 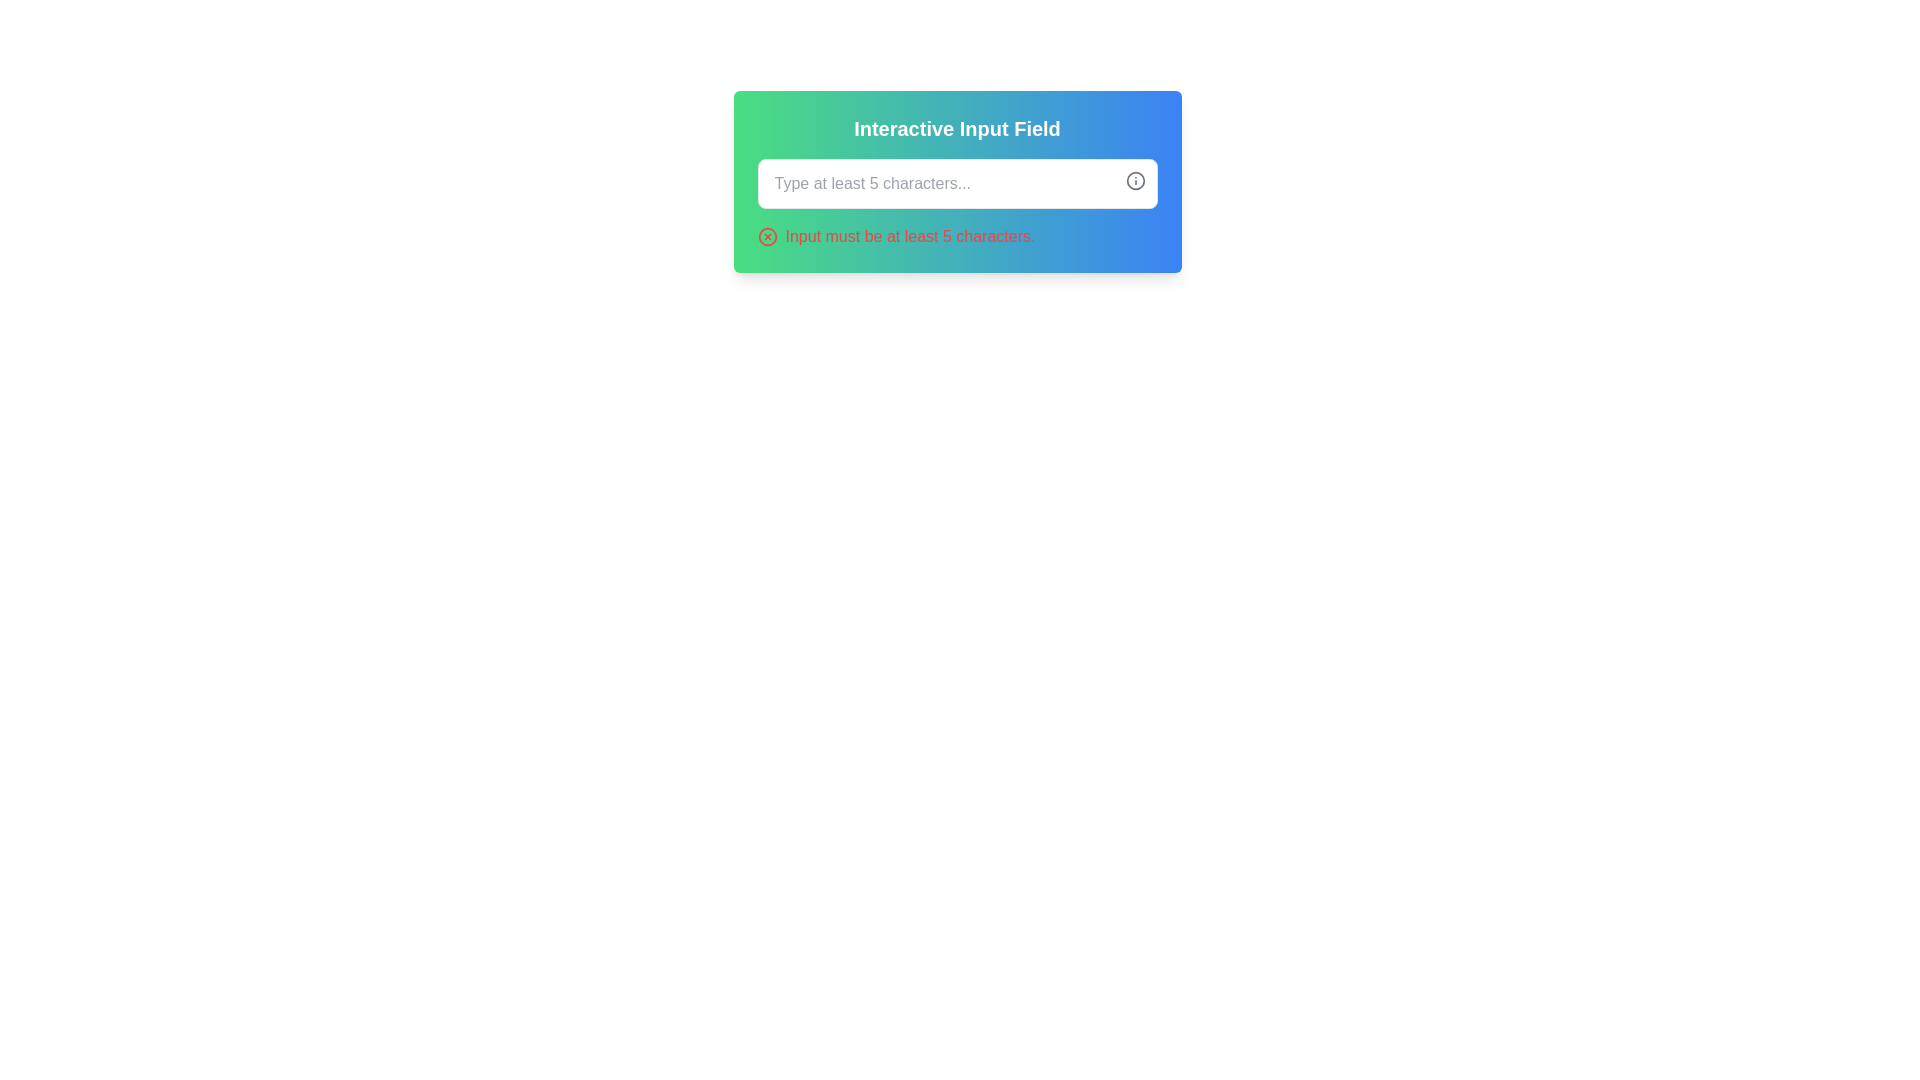 I want to click on validation message located below the input field, which provides feedback about the user's input requirements, so click(x=895, y=235).